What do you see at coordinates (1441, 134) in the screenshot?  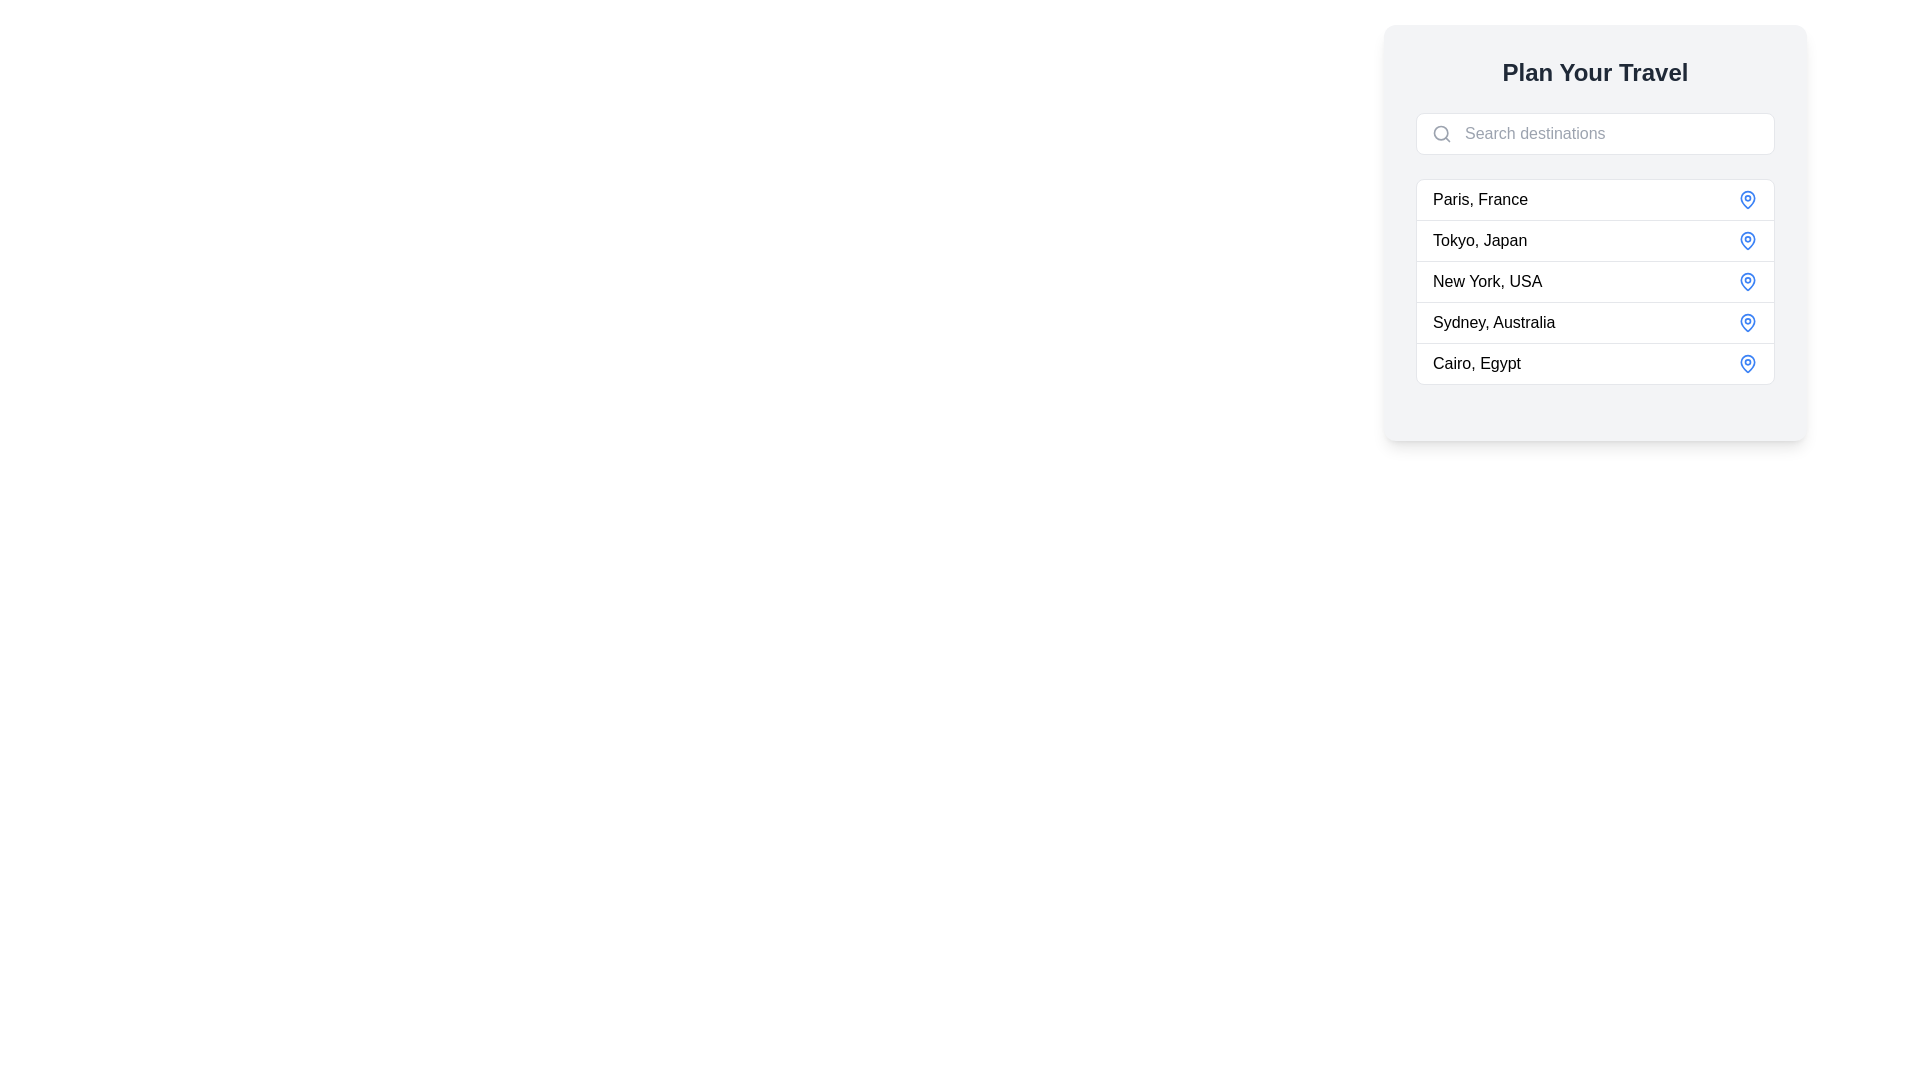 I see `the search icon located in the upper-left corner of the search input field in the 'Plan Your Travel' section, which helps users recognize the search functionality` at bounding box center [1441, 134].